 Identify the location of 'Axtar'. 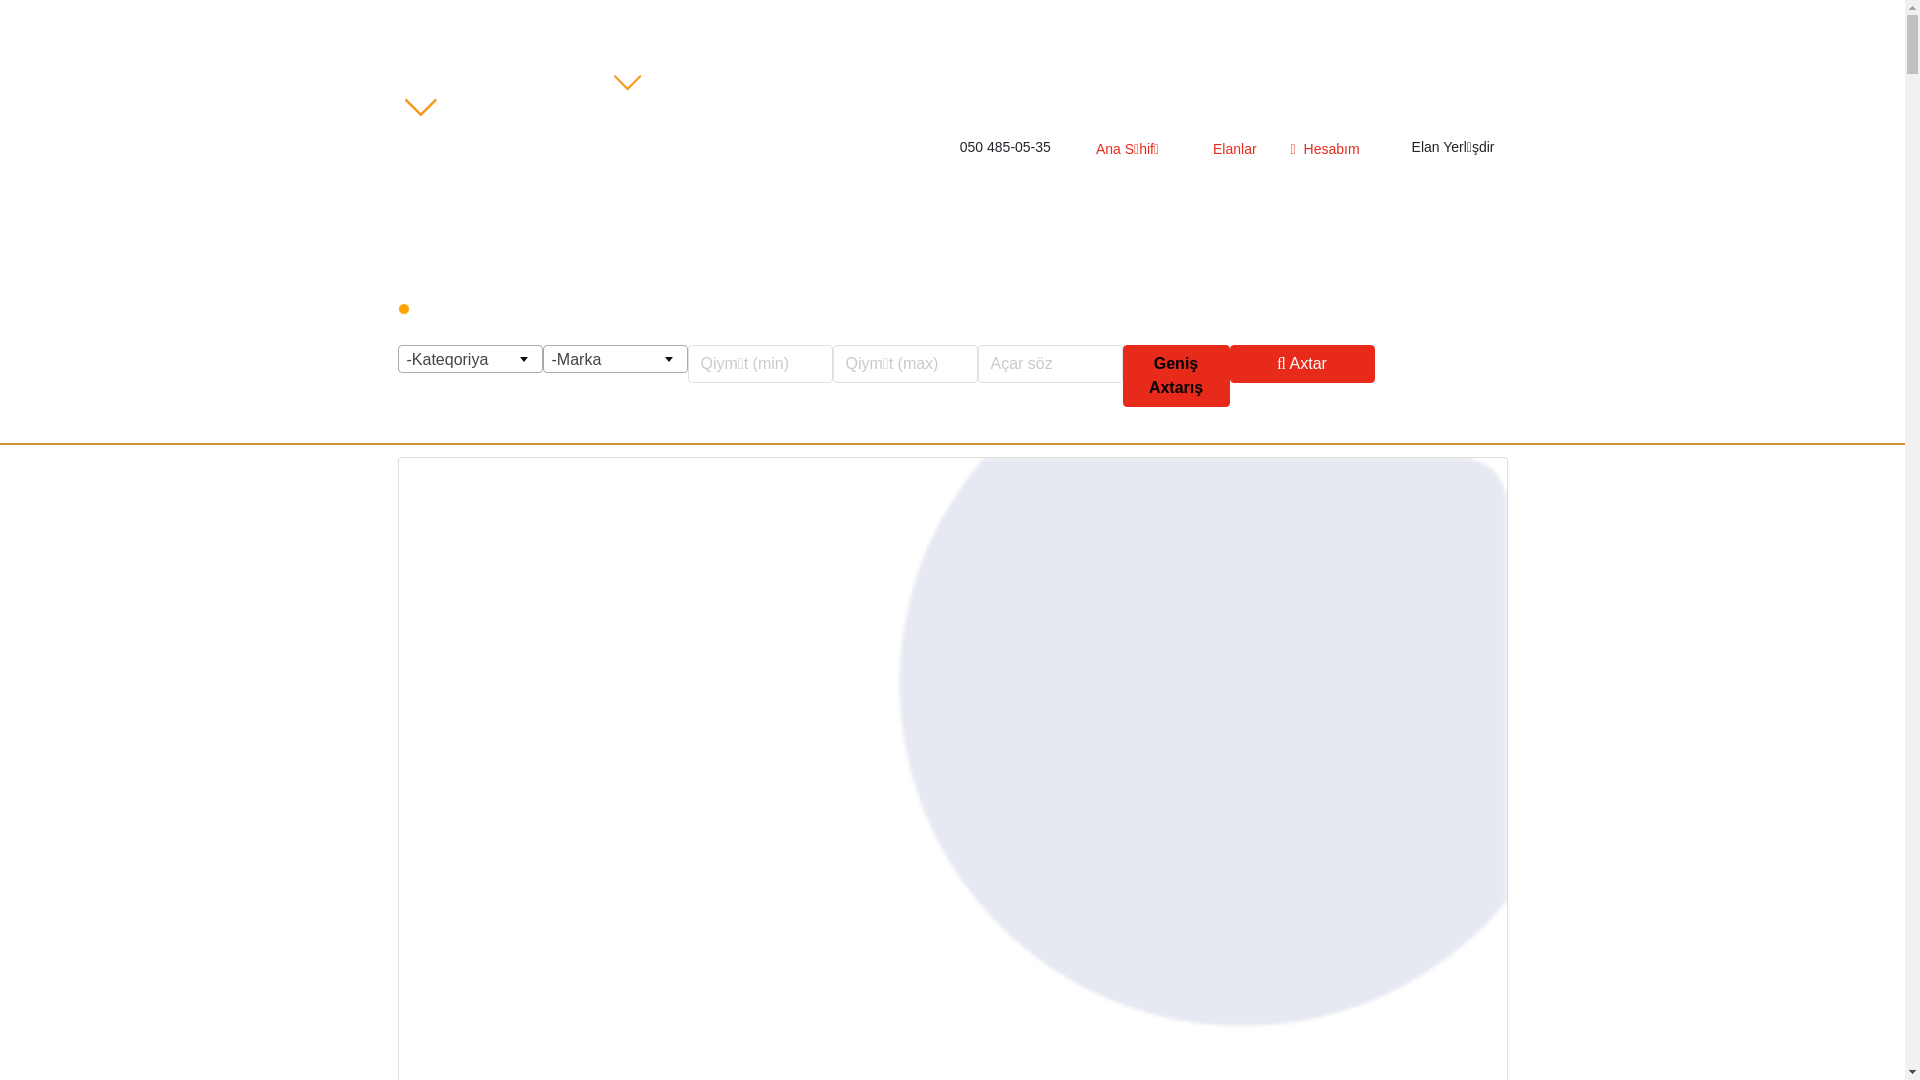
(1302, 363).